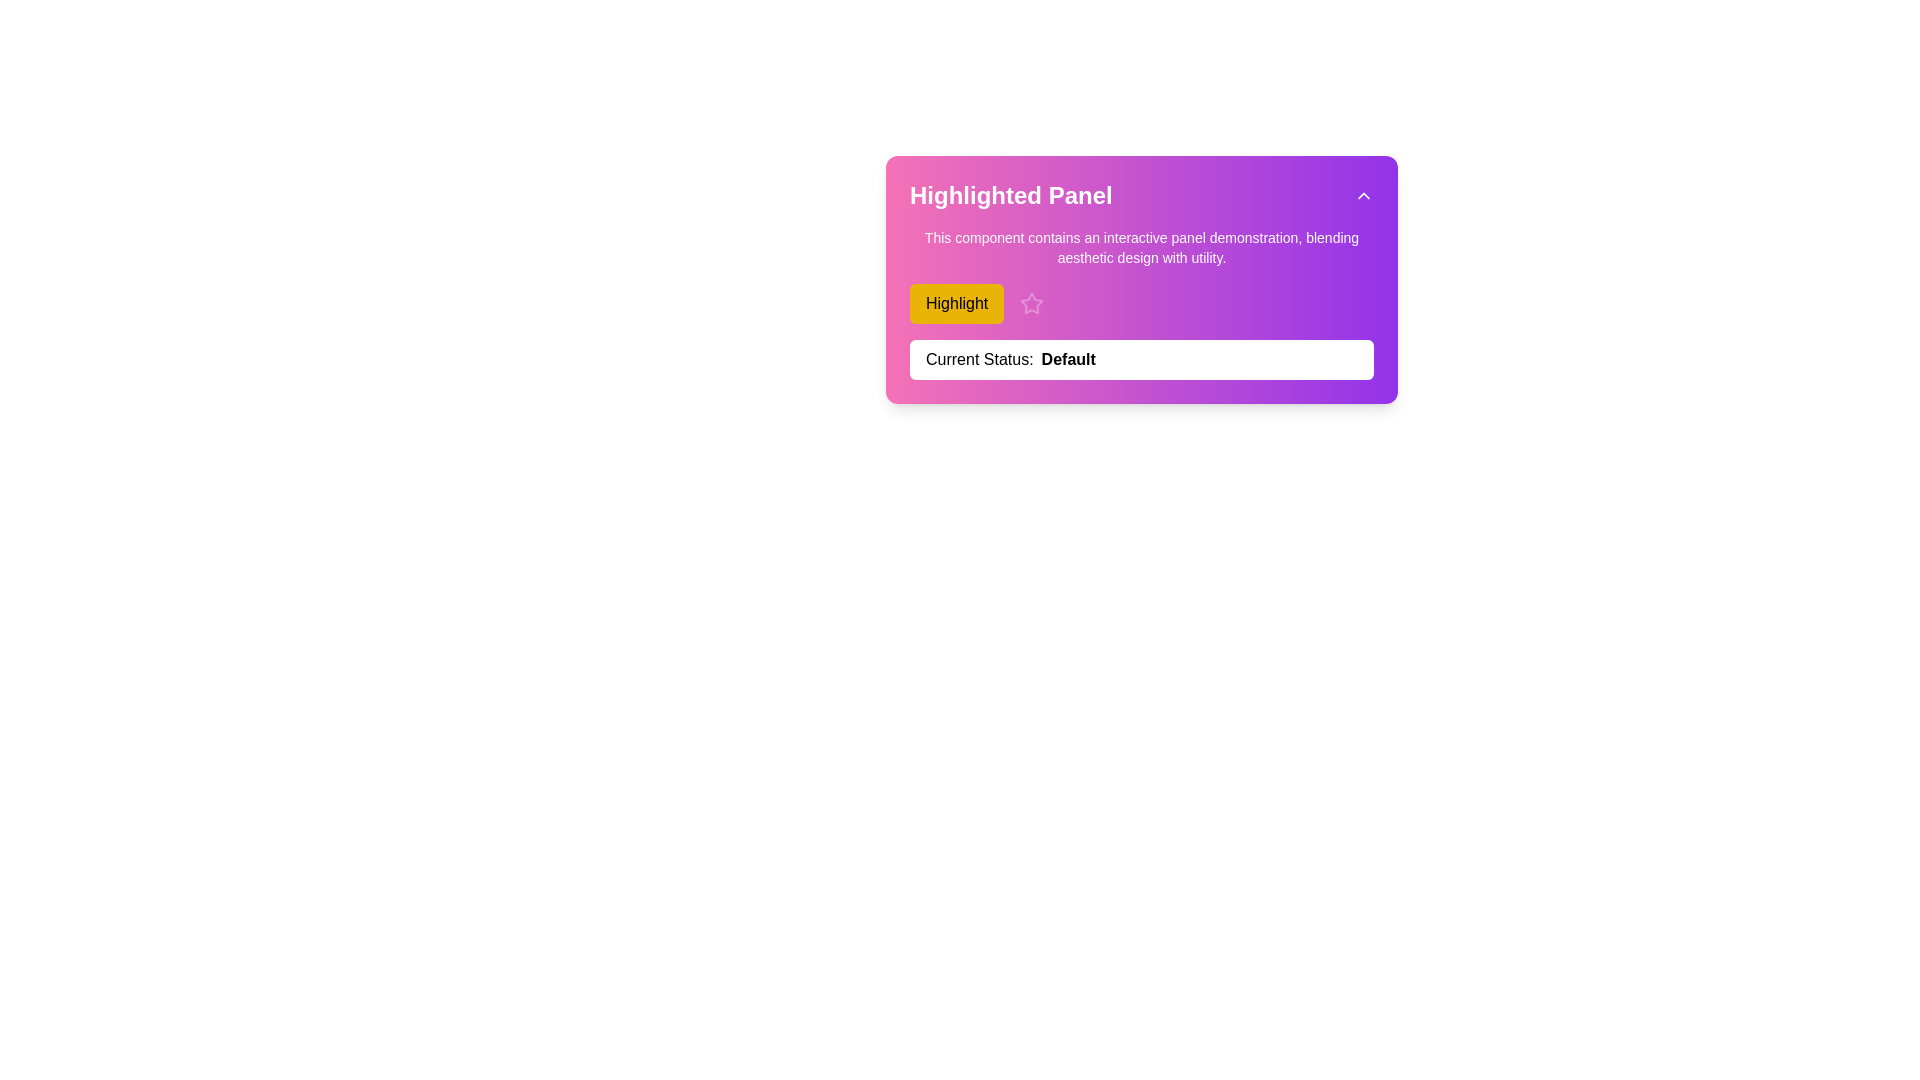 Image resolution: width=1920 pixels, height=1080 pixels. What do you see at coordinates (1362, 196) in the screenshot?
I see `the collapsibility toggle button located at the top-right corner of the 'Highlighted Panel'` at bounding box center [1362, 196].